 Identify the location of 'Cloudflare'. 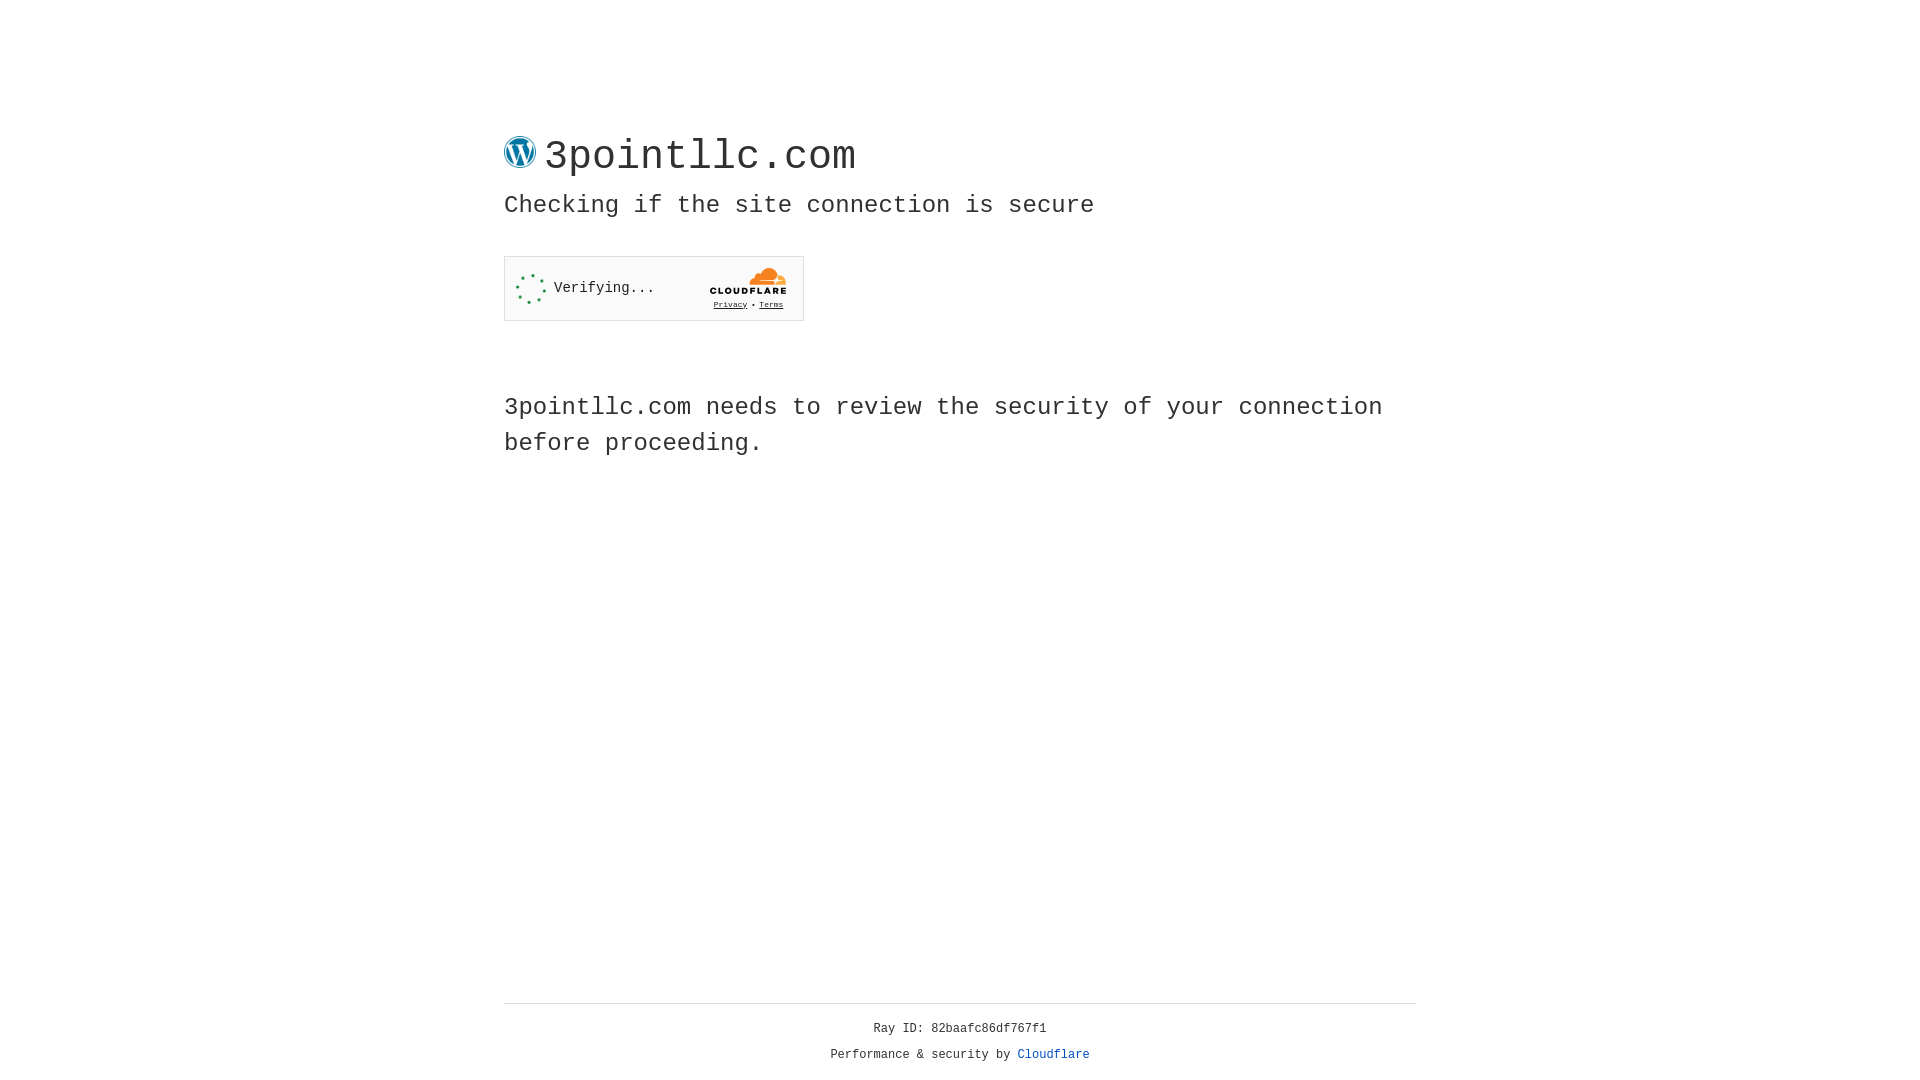
(1053, 1054).